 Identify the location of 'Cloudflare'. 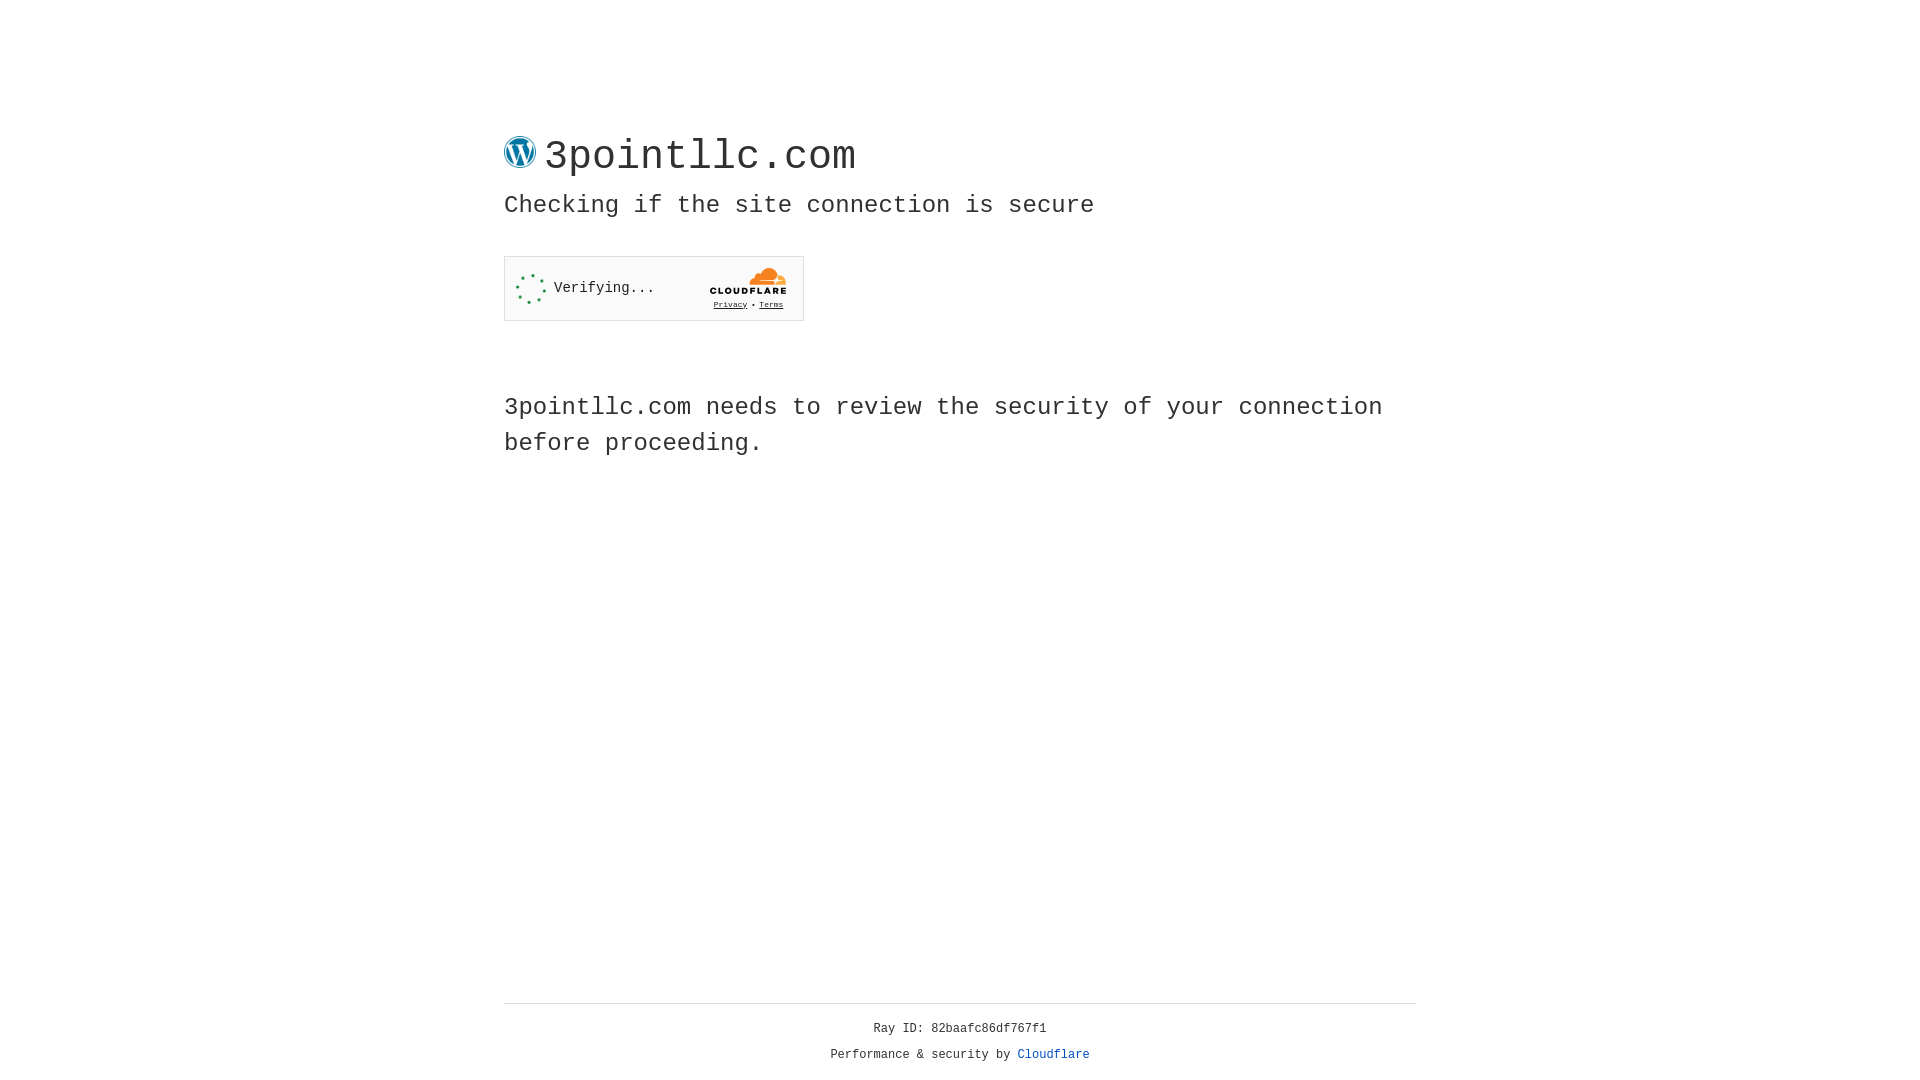
(1053, 1054).